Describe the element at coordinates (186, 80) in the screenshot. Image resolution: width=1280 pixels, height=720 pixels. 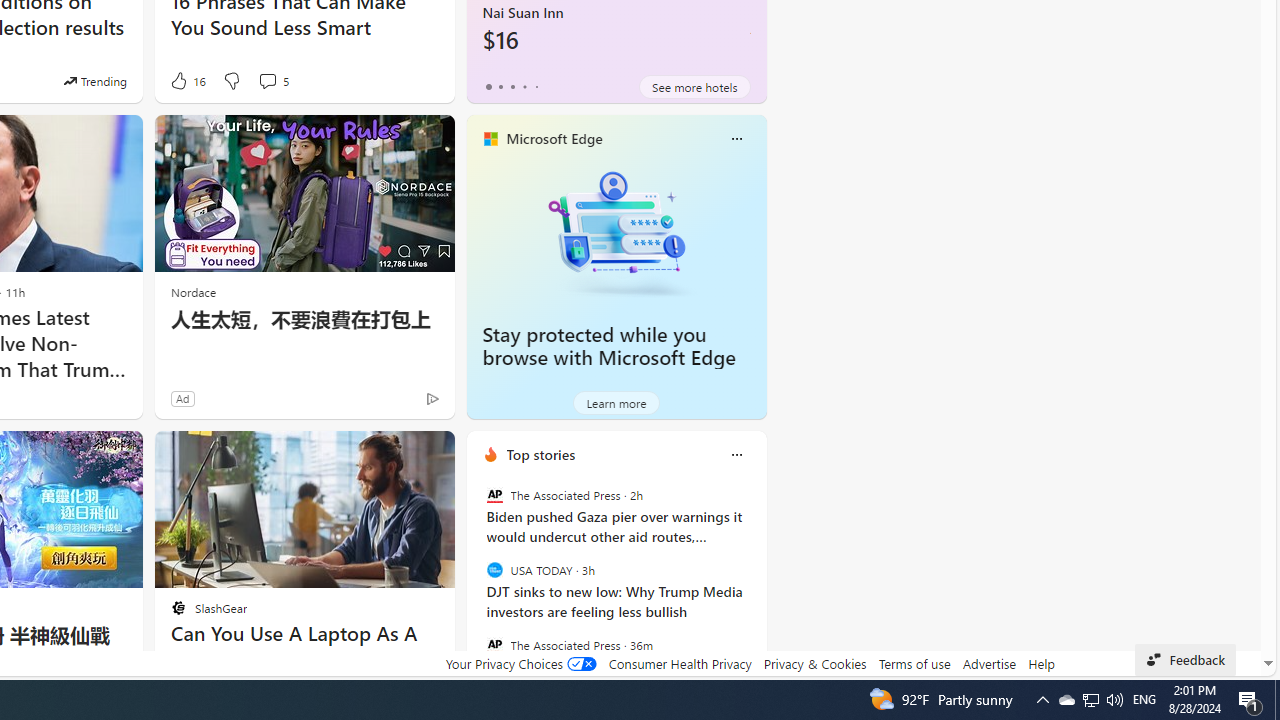
I see `'16 Like'` at that location.